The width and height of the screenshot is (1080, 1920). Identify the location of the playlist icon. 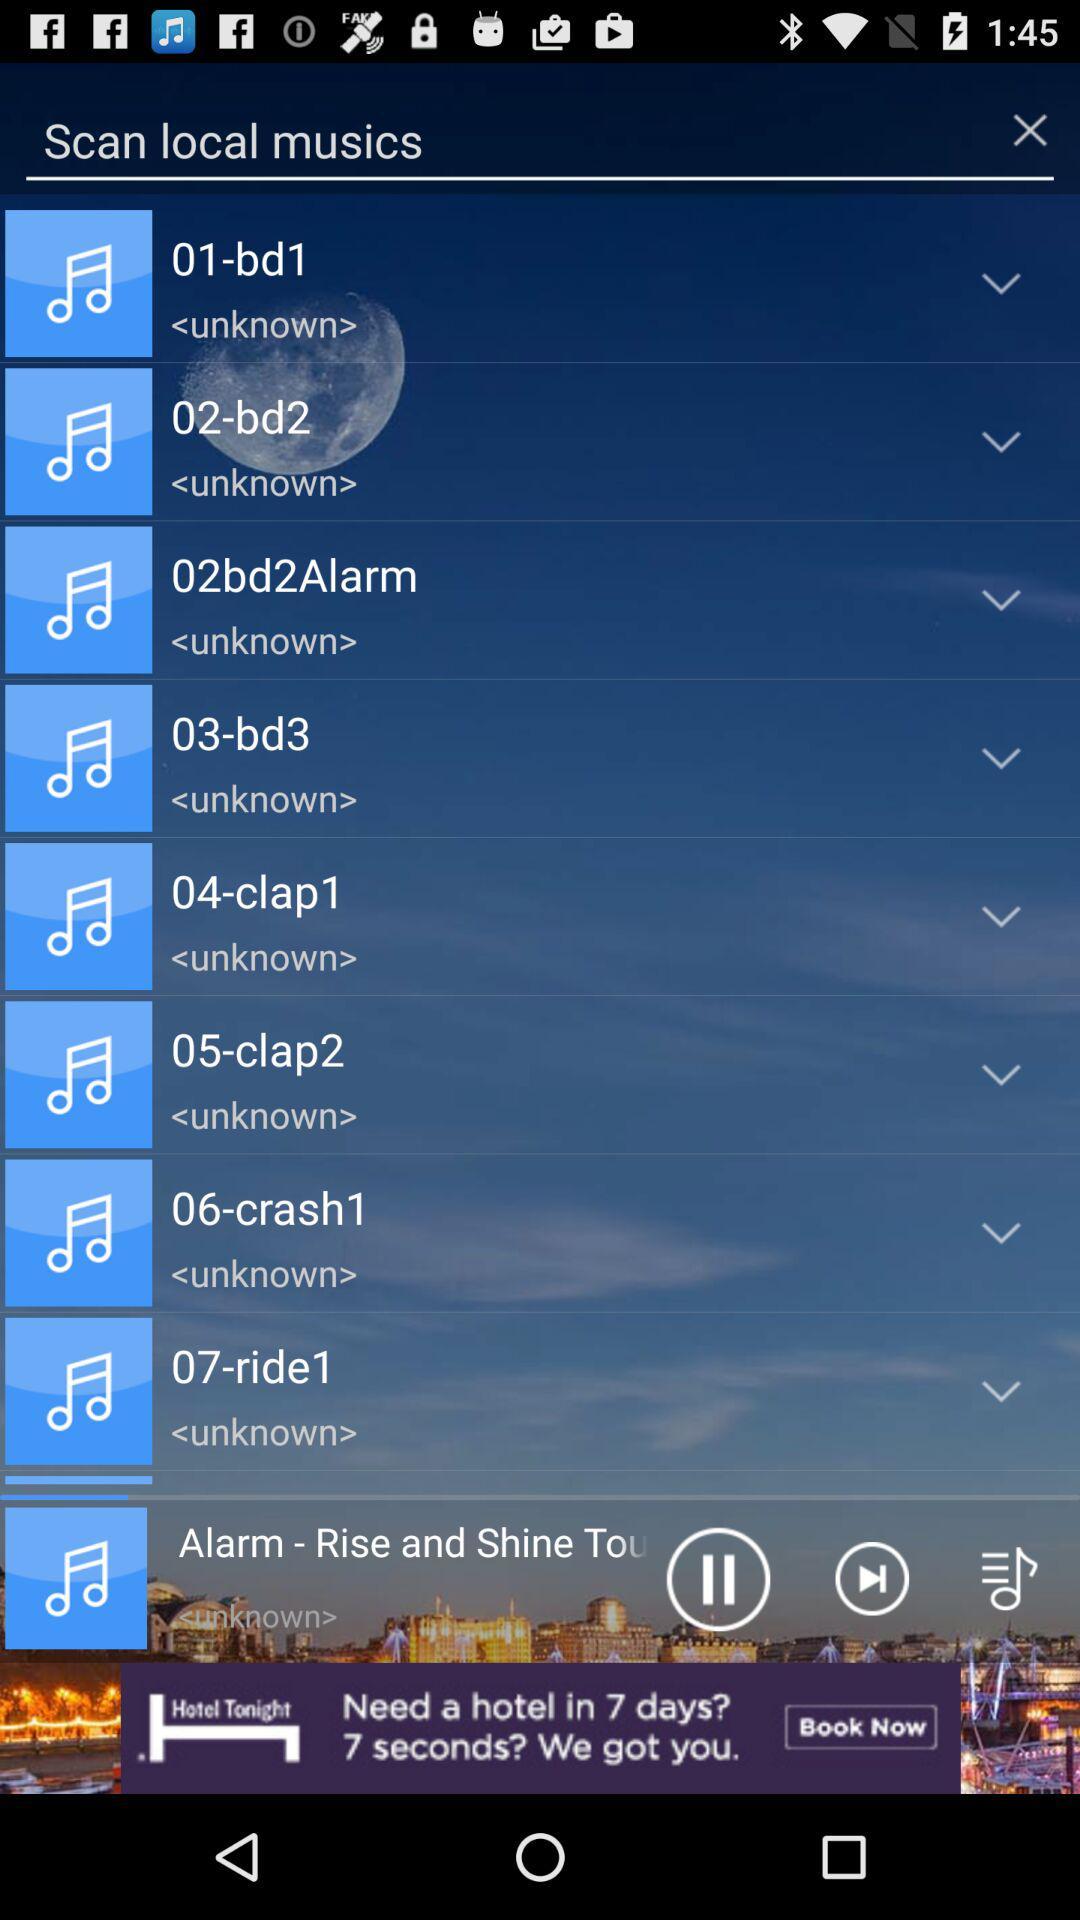
(1010, 1688).